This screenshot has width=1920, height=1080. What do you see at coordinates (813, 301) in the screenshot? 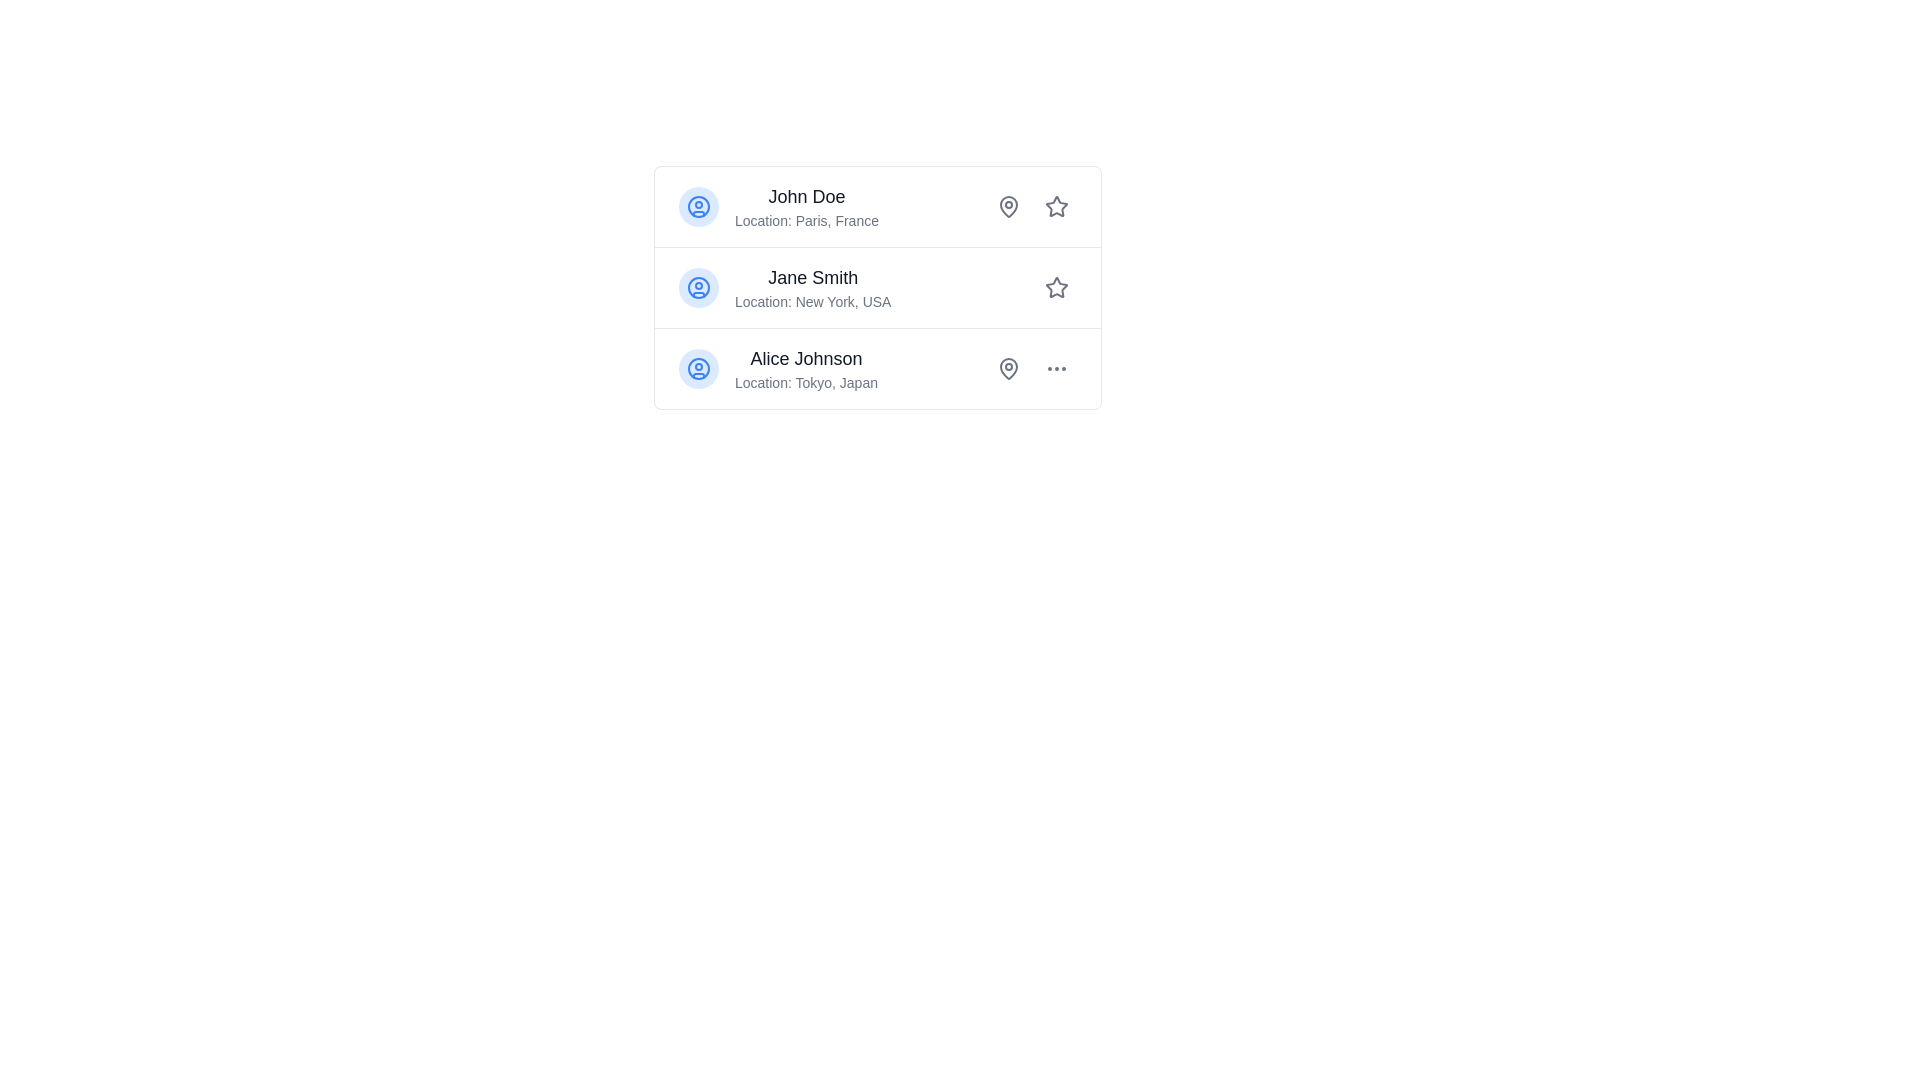
I see `text content of the informational label displaying 'Location: New York, USA', located beneath the profile name 'Jane Smith'` at bounding box center [813, 301].